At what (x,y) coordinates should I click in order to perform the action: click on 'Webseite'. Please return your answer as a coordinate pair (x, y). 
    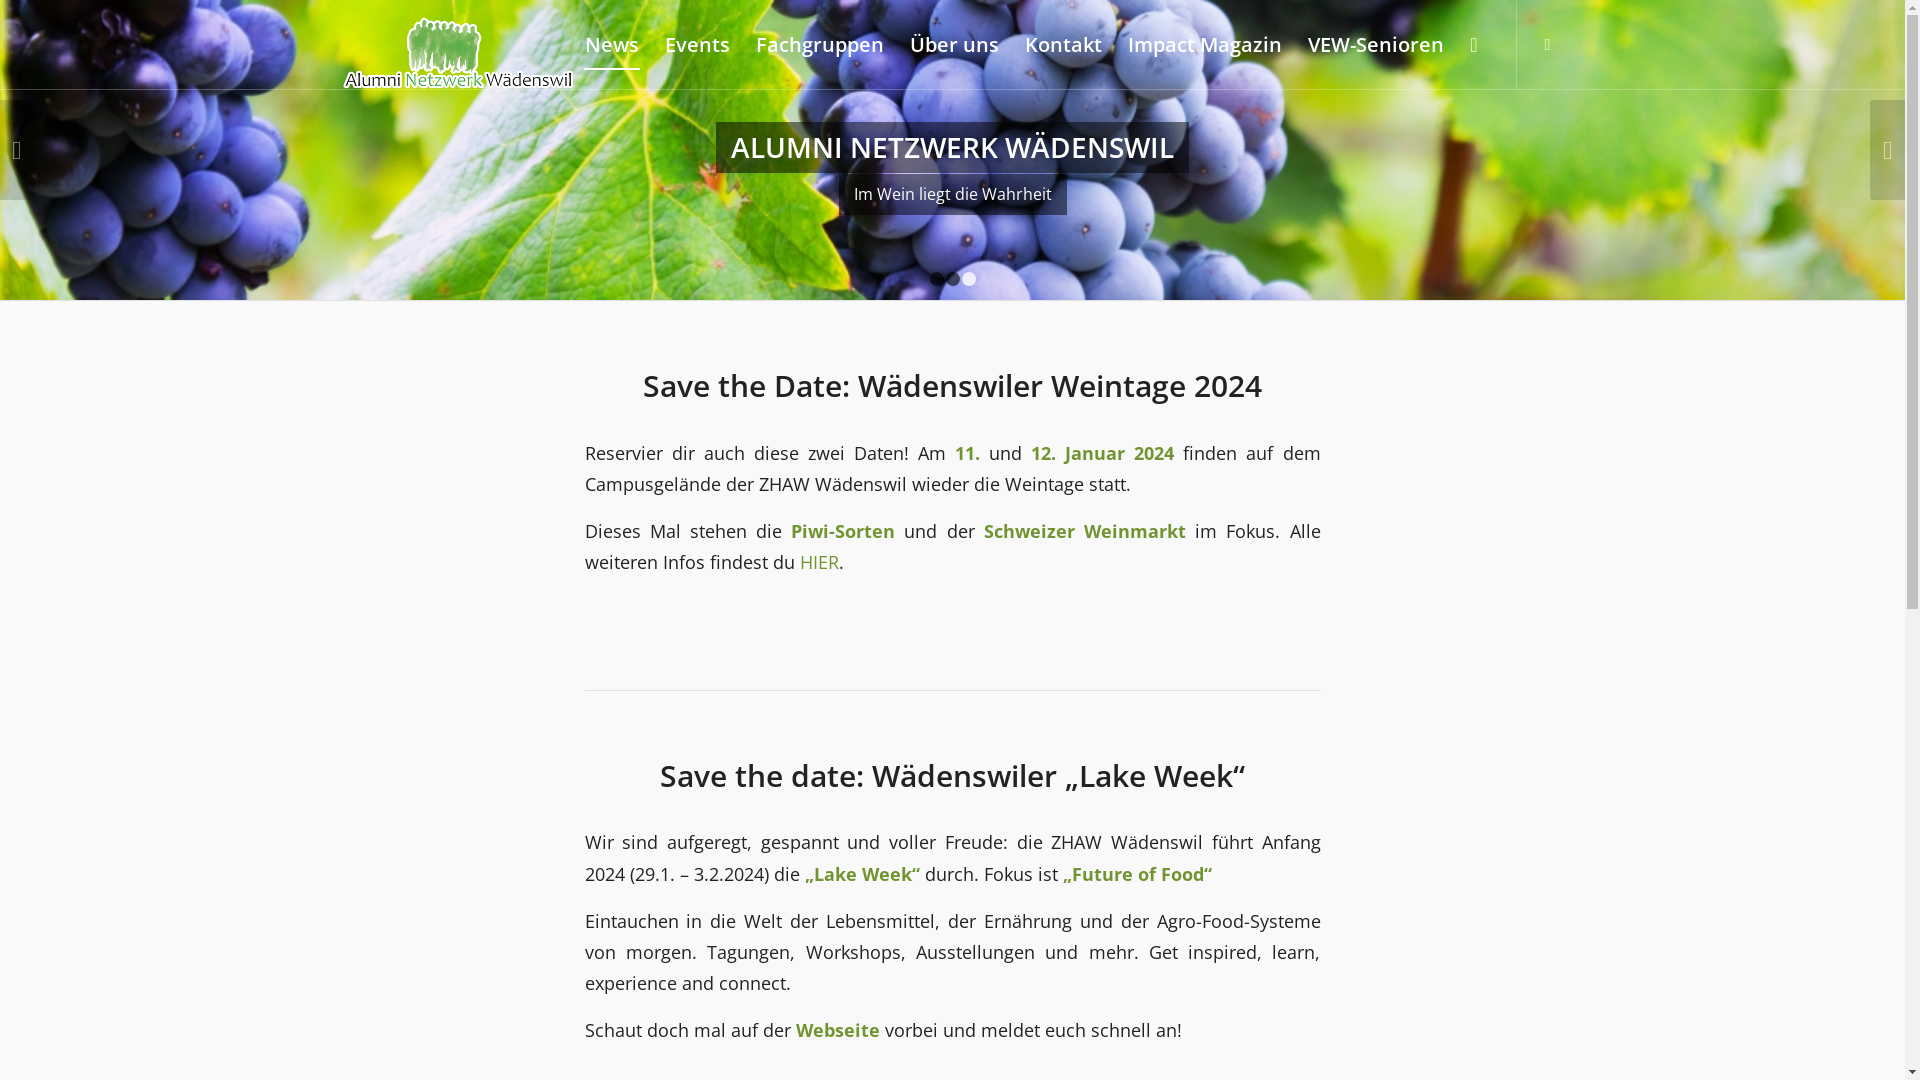
    Looking at the image, I should click on (838, 1029).